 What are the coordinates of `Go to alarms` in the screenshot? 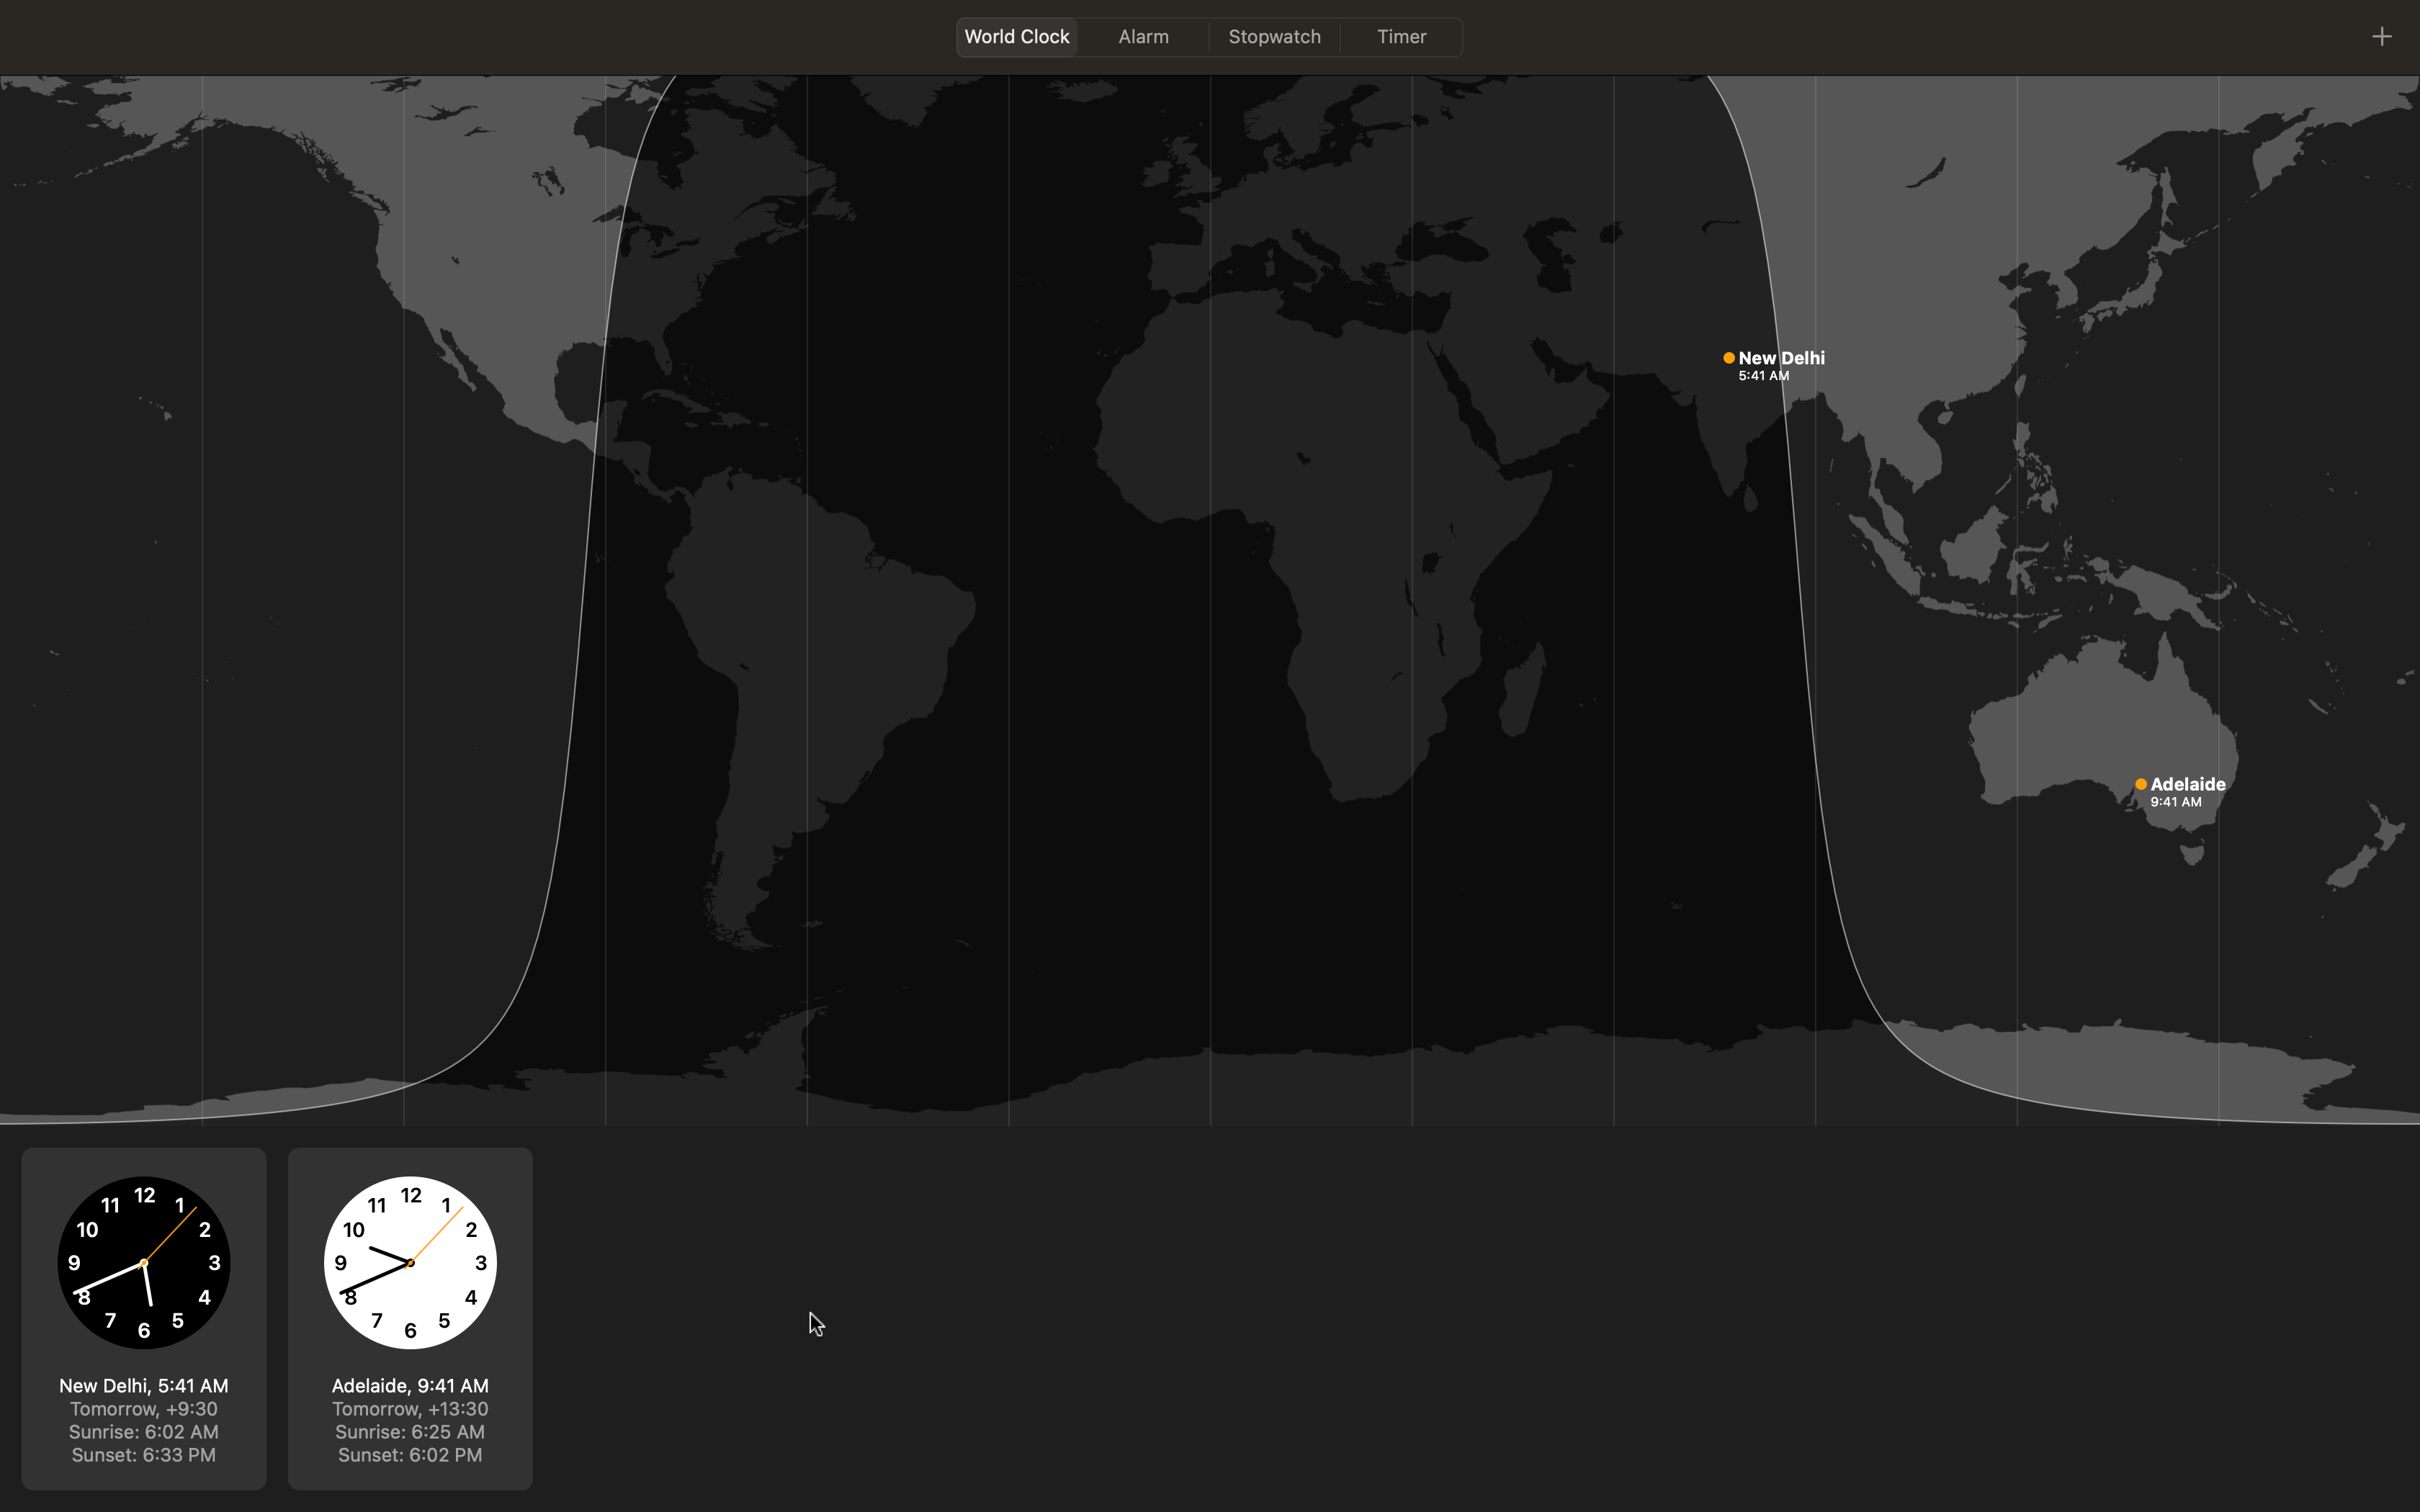 It's located at (1142, 35).